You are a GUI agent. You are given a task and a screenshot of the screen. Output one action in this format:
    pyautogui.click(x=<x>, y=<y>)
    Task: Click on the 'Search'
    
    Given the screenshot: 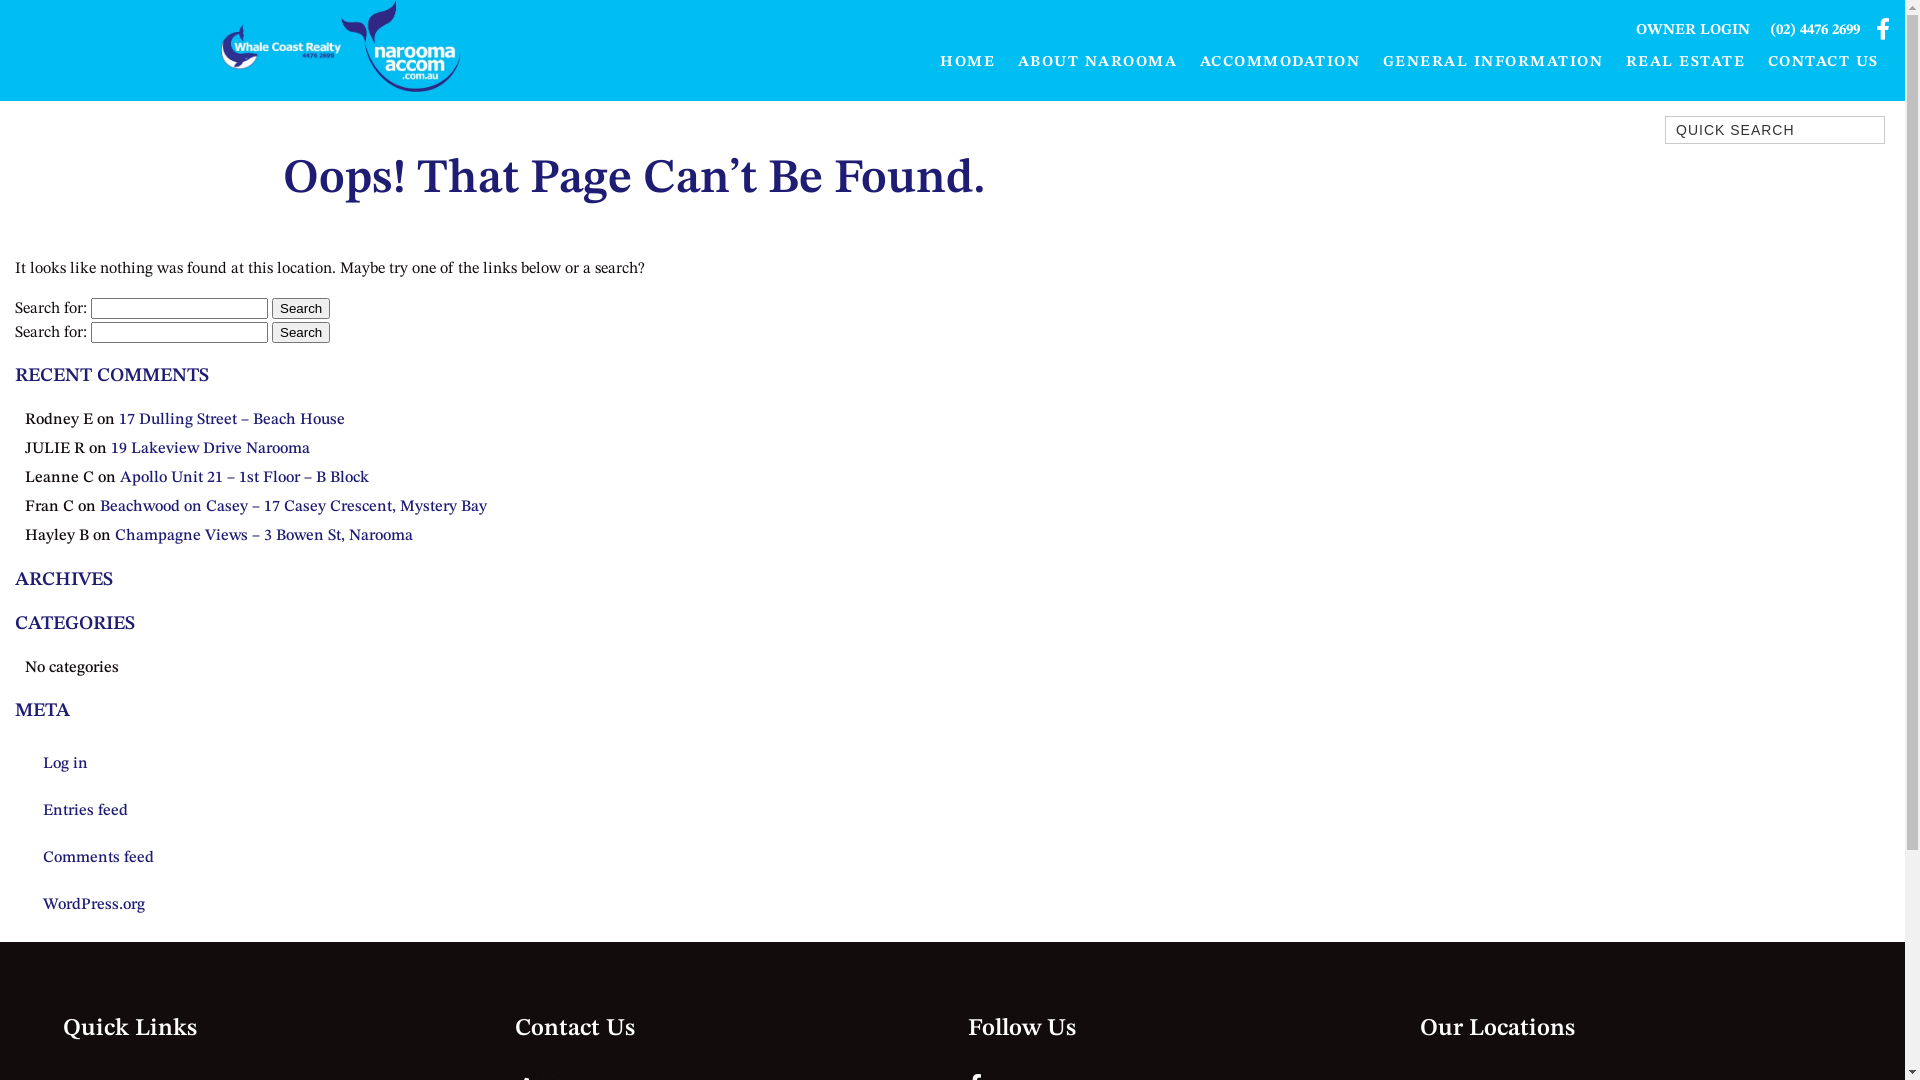 What is the action you would take?
    pyautogui.click(x=300, y=308)
    